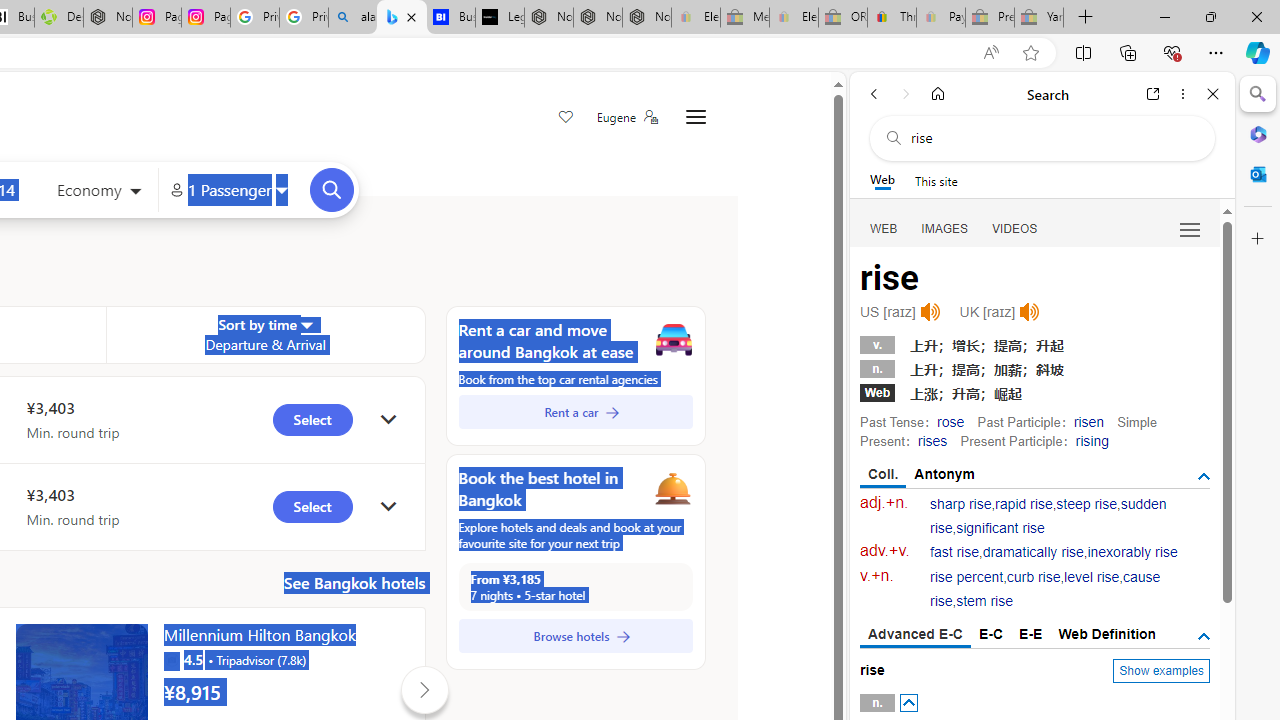 This screenshot has width=1280, height=720. I want to click on 'level rise', so click(1090, 577).